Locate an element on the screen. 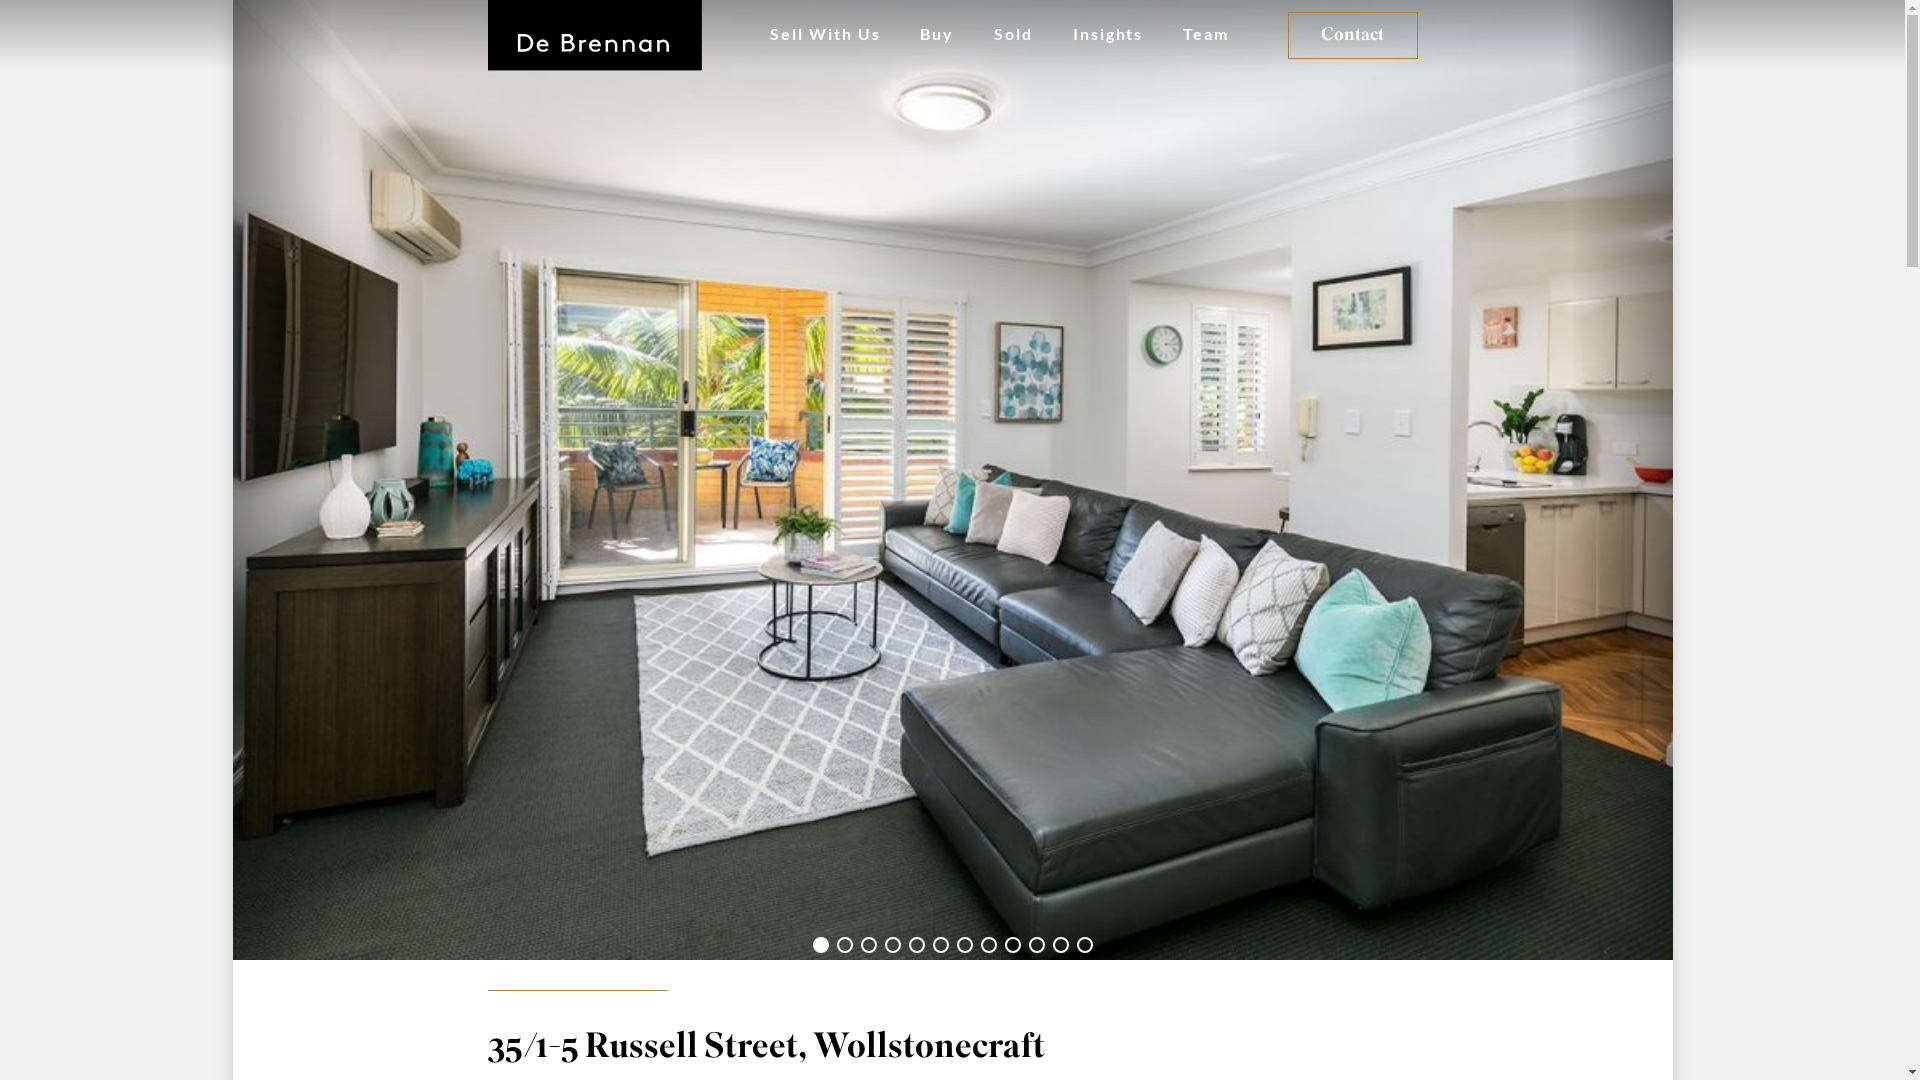  '12' is located at coordinates (1083, 945).